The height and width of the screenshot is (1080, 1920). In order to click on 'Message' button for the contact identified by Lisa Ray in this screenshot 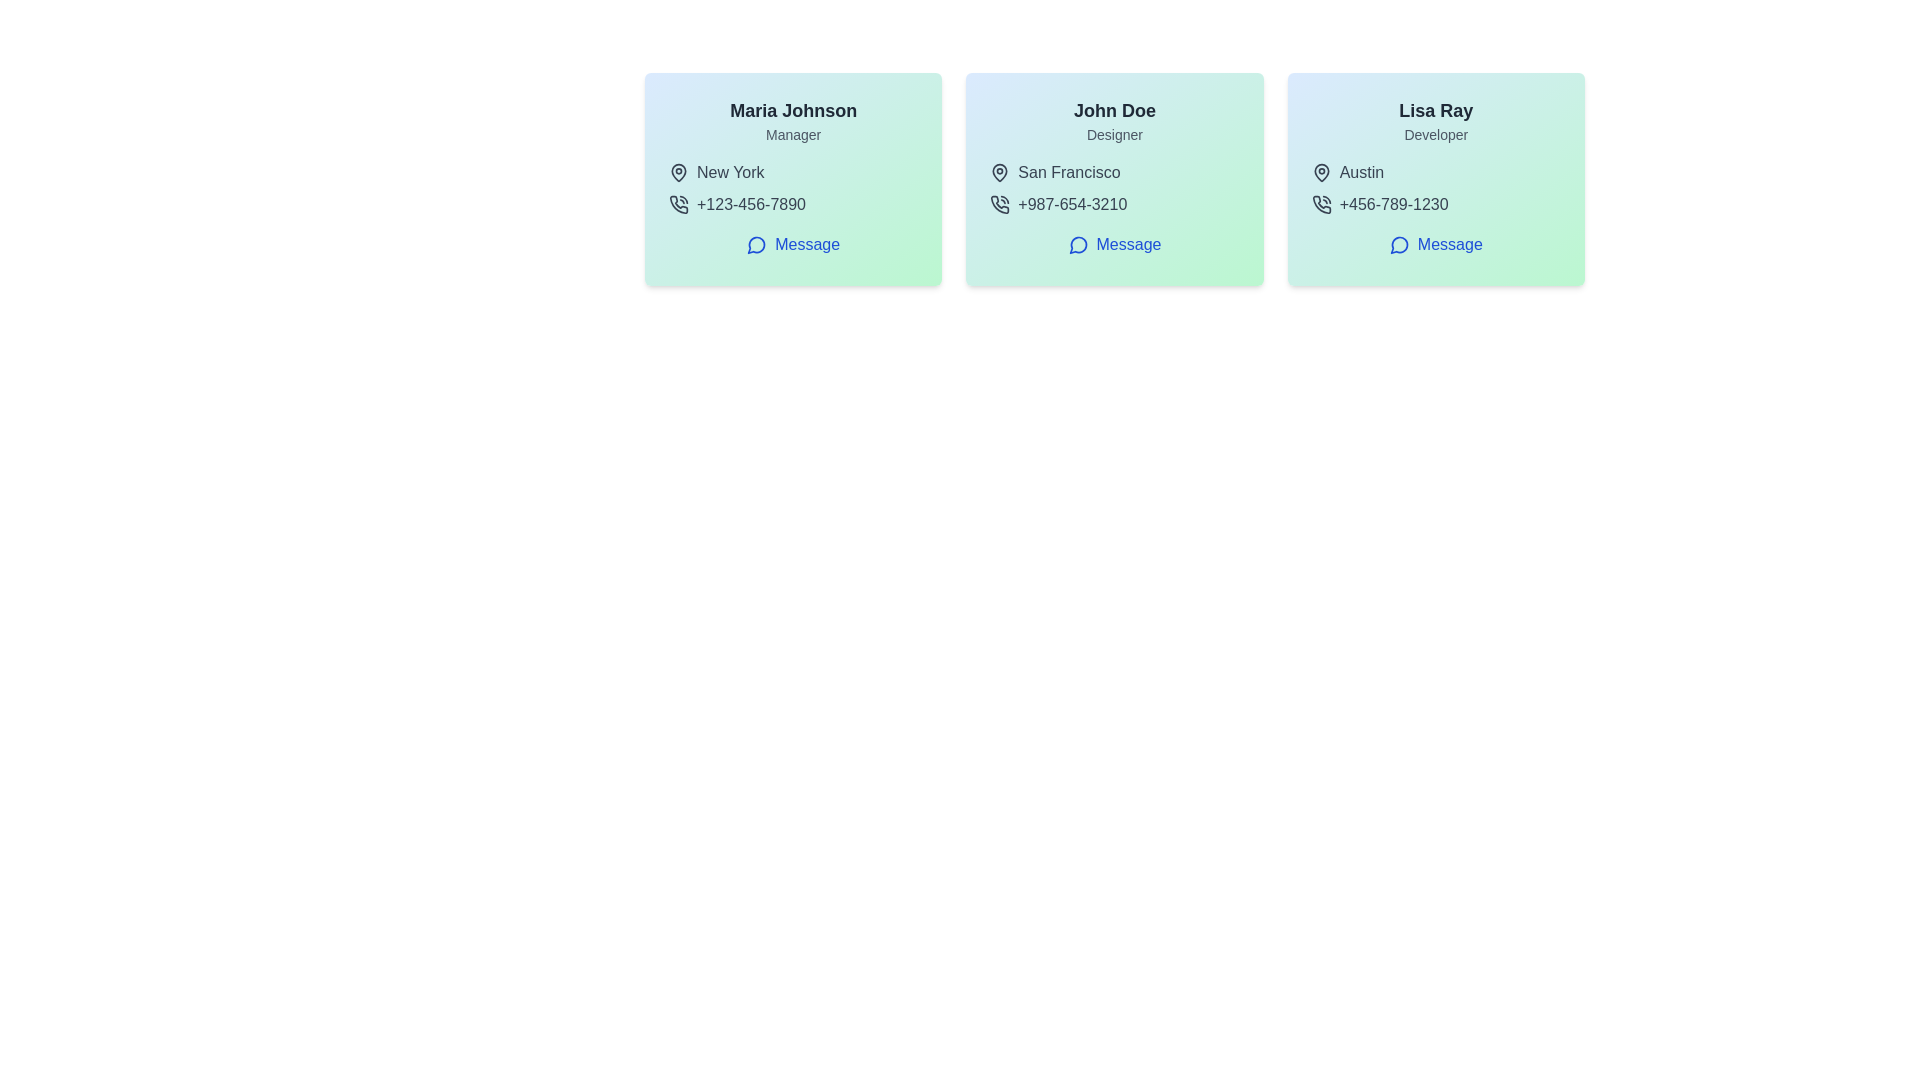, I will do `click(1435, 244)`.